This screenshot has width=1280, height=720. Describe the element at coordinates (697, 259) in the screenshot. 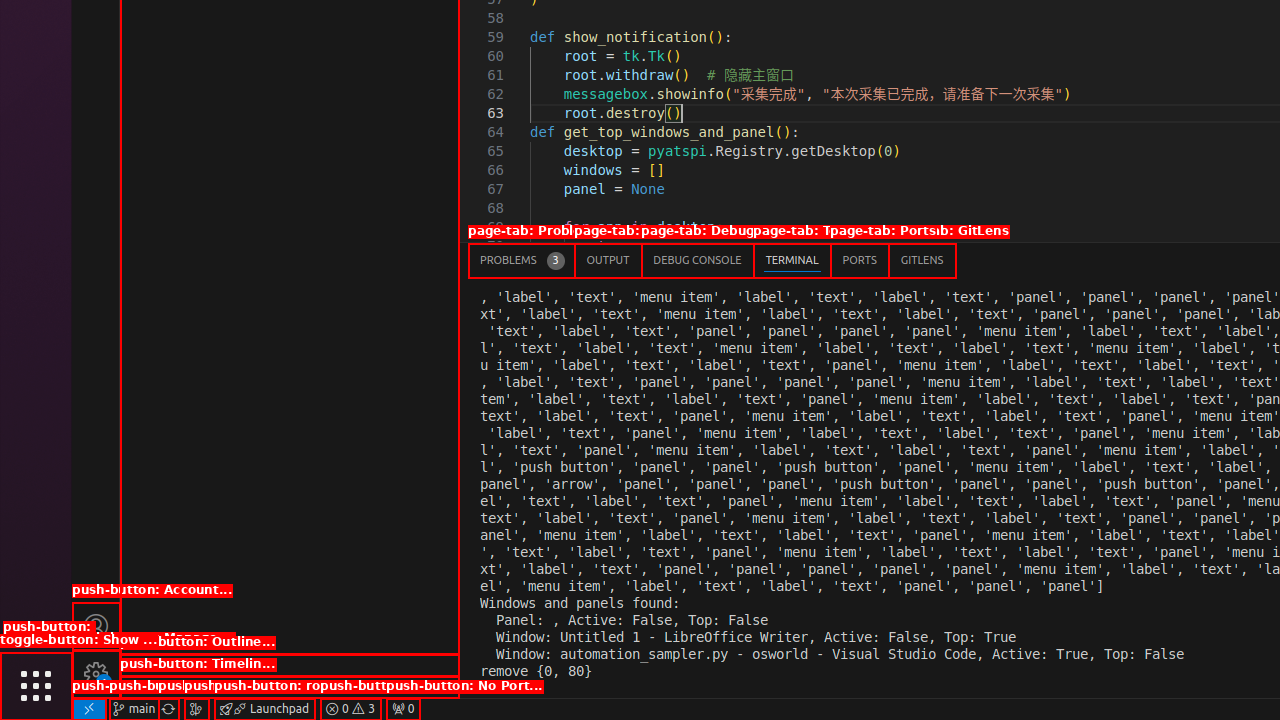

I see `'Debug Console (Ctrl+Shift+Y)'` at that location.